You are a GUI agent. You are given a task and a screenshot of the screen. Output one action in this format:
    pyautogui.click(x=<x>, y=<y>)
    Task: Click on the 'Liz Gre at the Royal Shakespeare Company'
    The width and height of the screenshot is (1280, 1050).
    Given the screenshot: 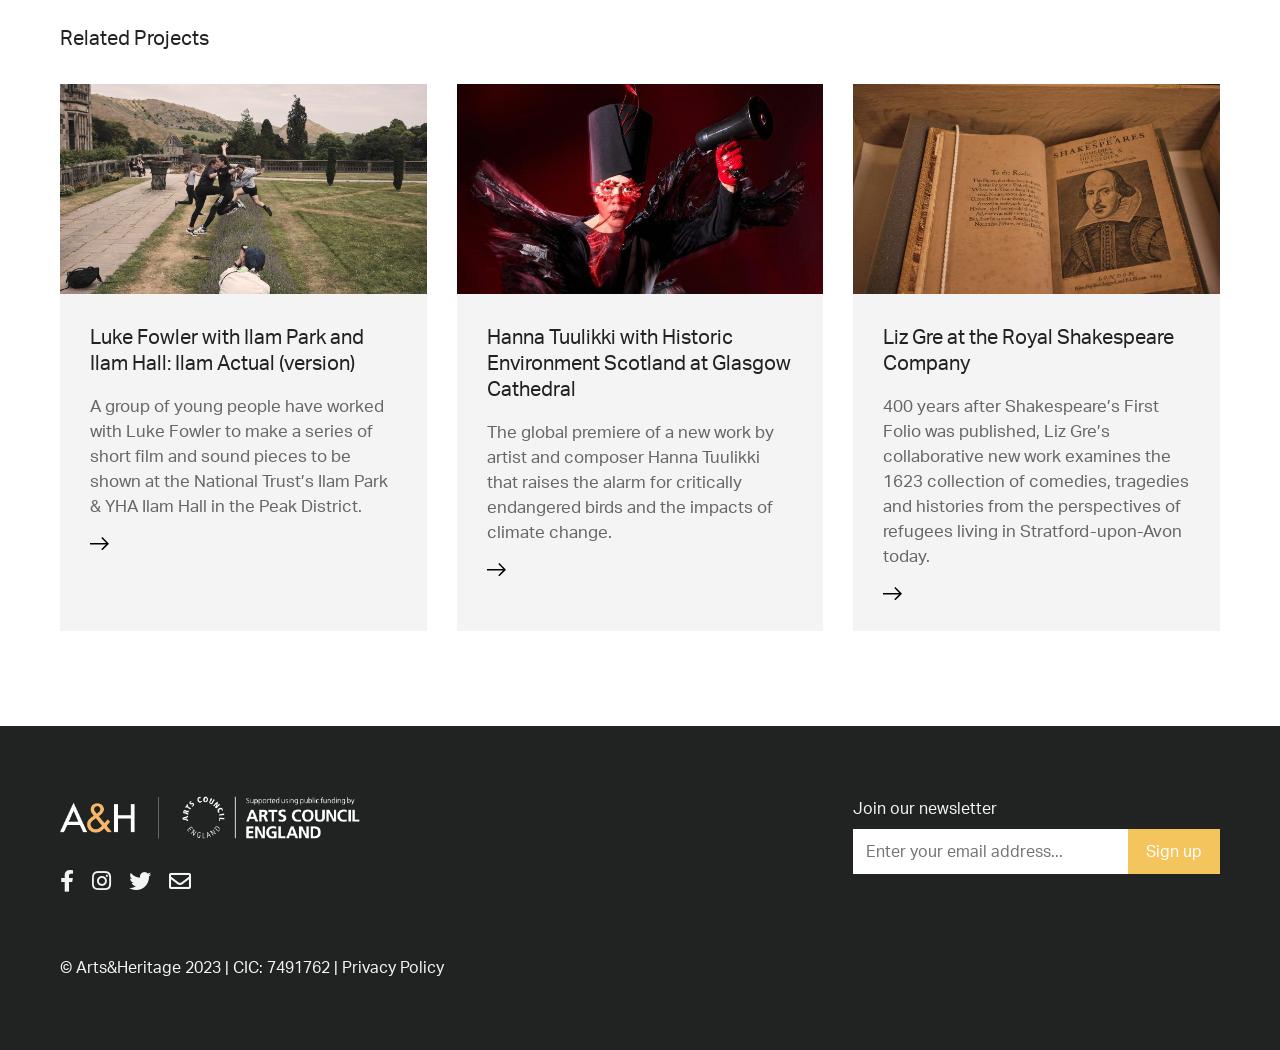 What is the action you would take?
    pyautogui.click(x=1028, y=347)
    